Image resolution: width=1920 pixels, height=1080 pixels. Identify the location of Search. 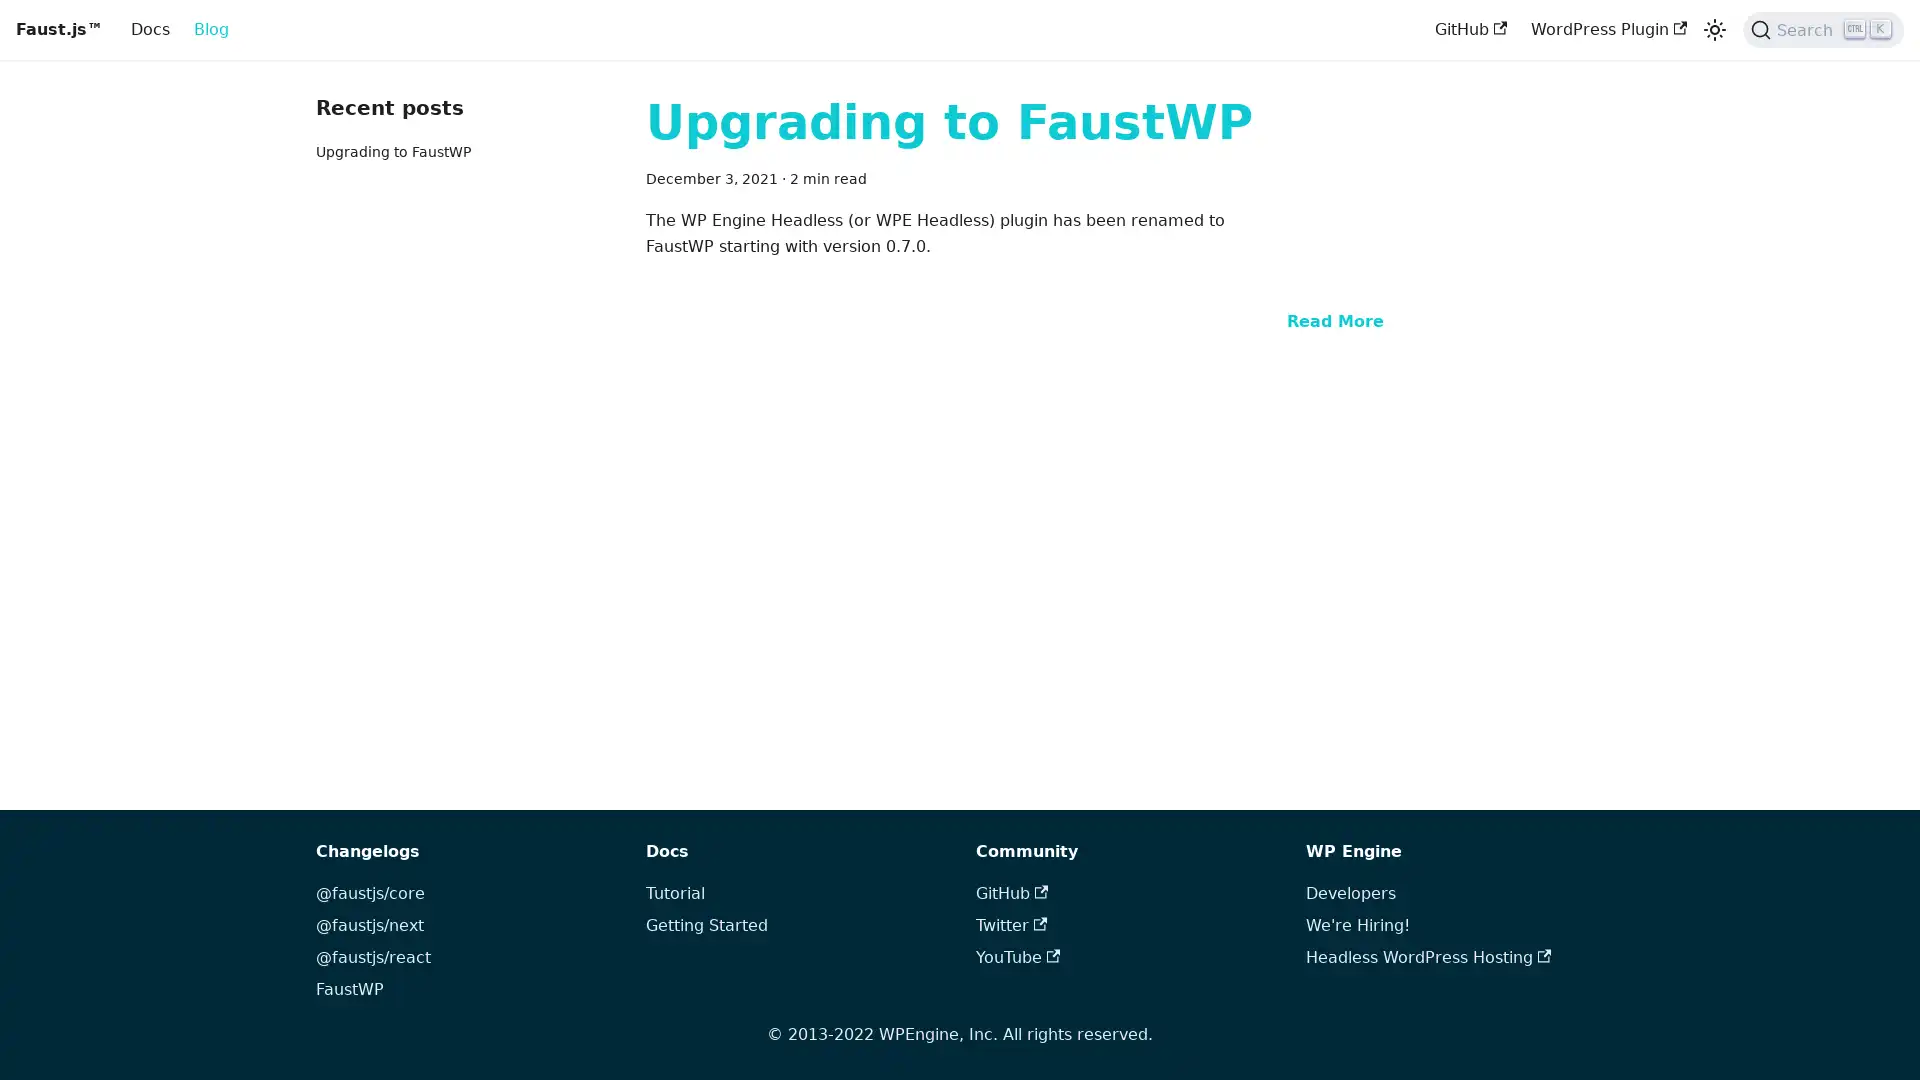
(1823, 30).